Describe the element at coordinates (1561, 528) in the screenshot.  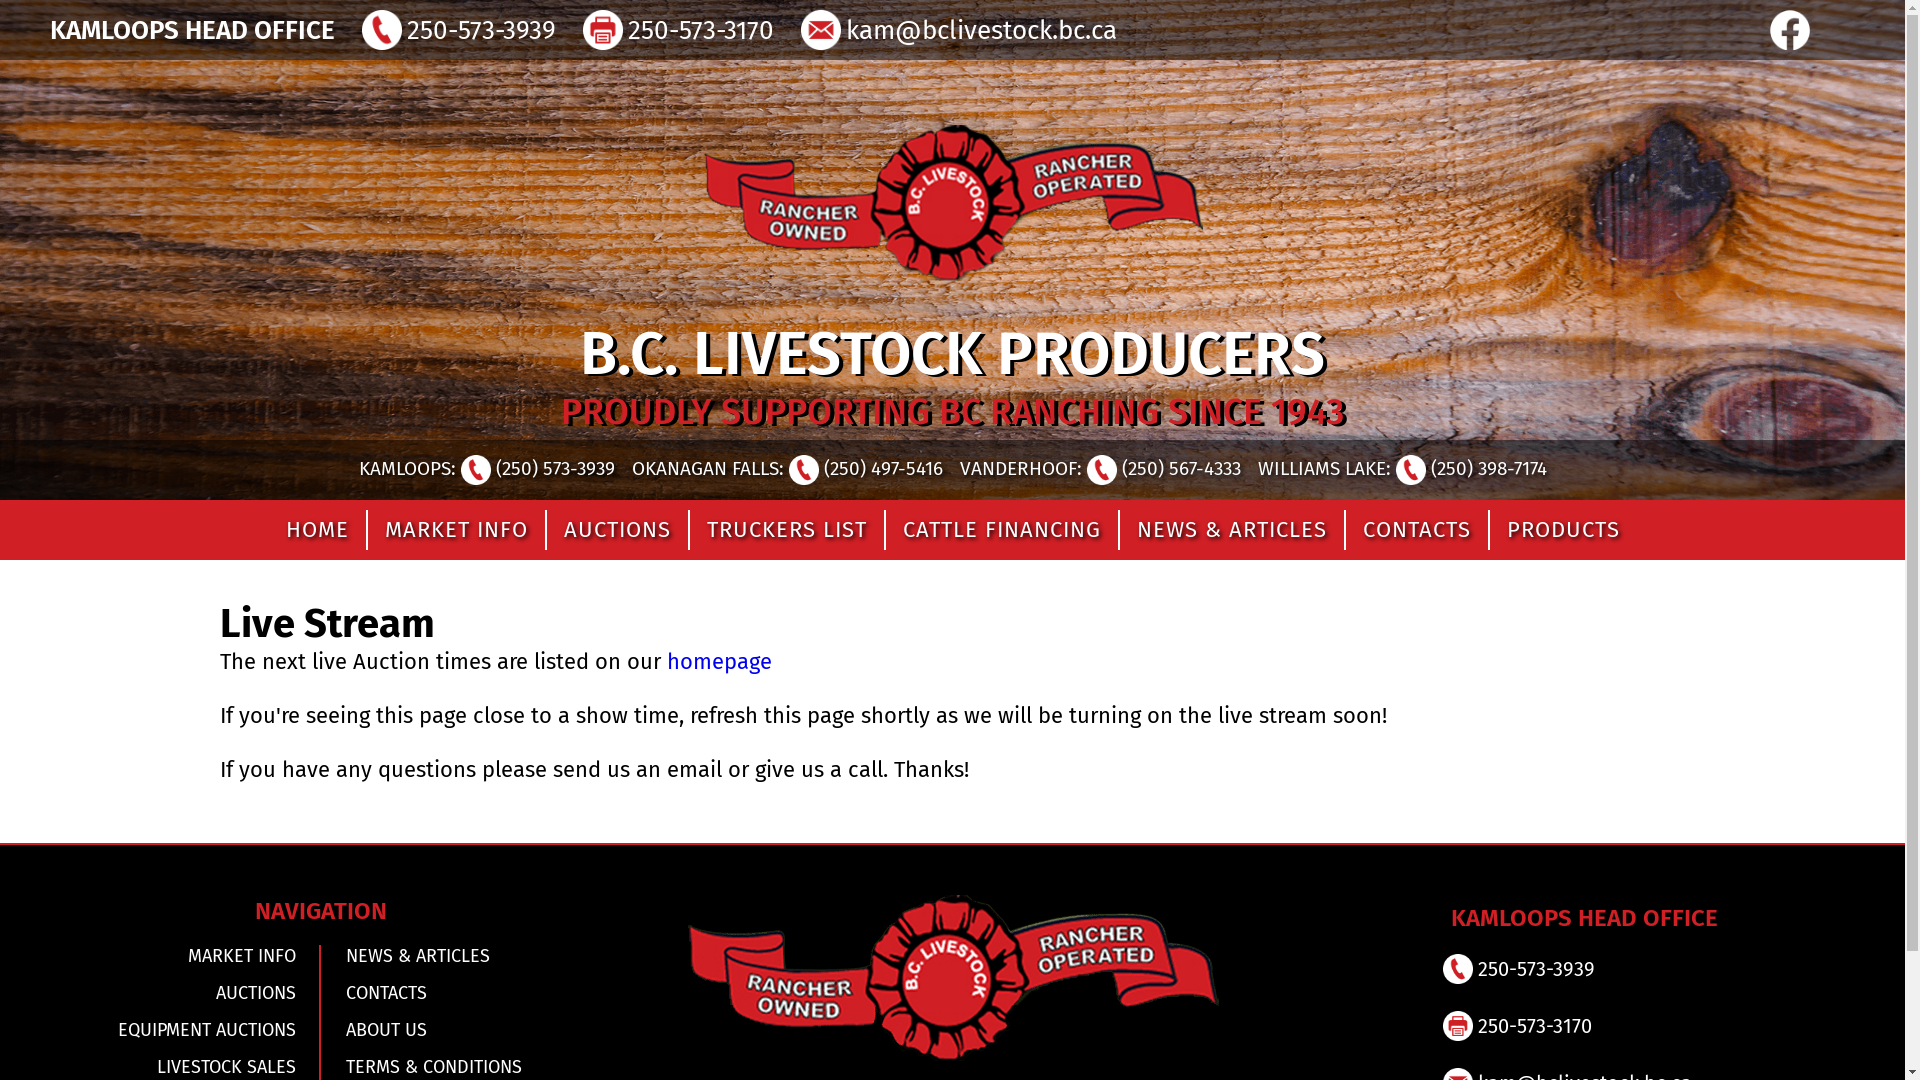
I see `'PRODUCTS'` at that location.